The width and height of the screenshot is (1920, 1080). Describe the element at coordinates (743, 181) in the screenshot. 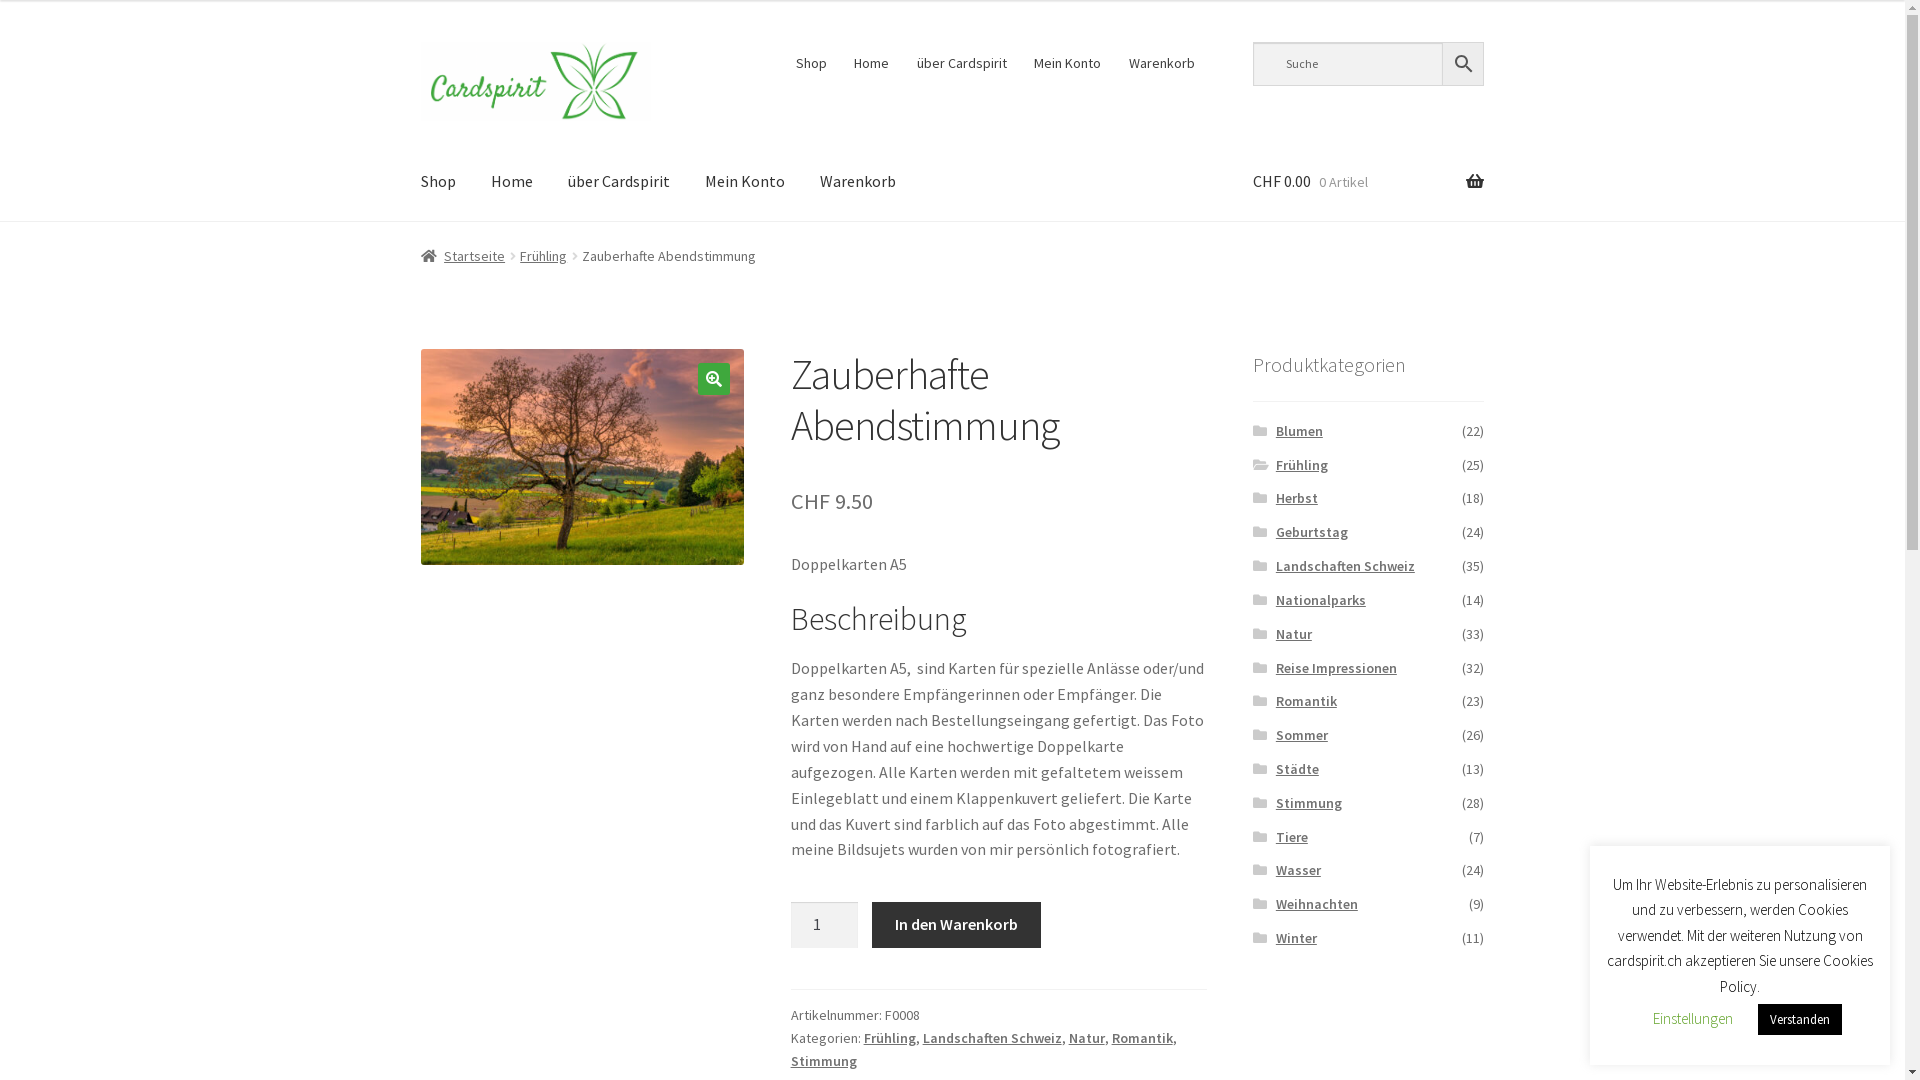

I see `'Mein Konto'` at that location.